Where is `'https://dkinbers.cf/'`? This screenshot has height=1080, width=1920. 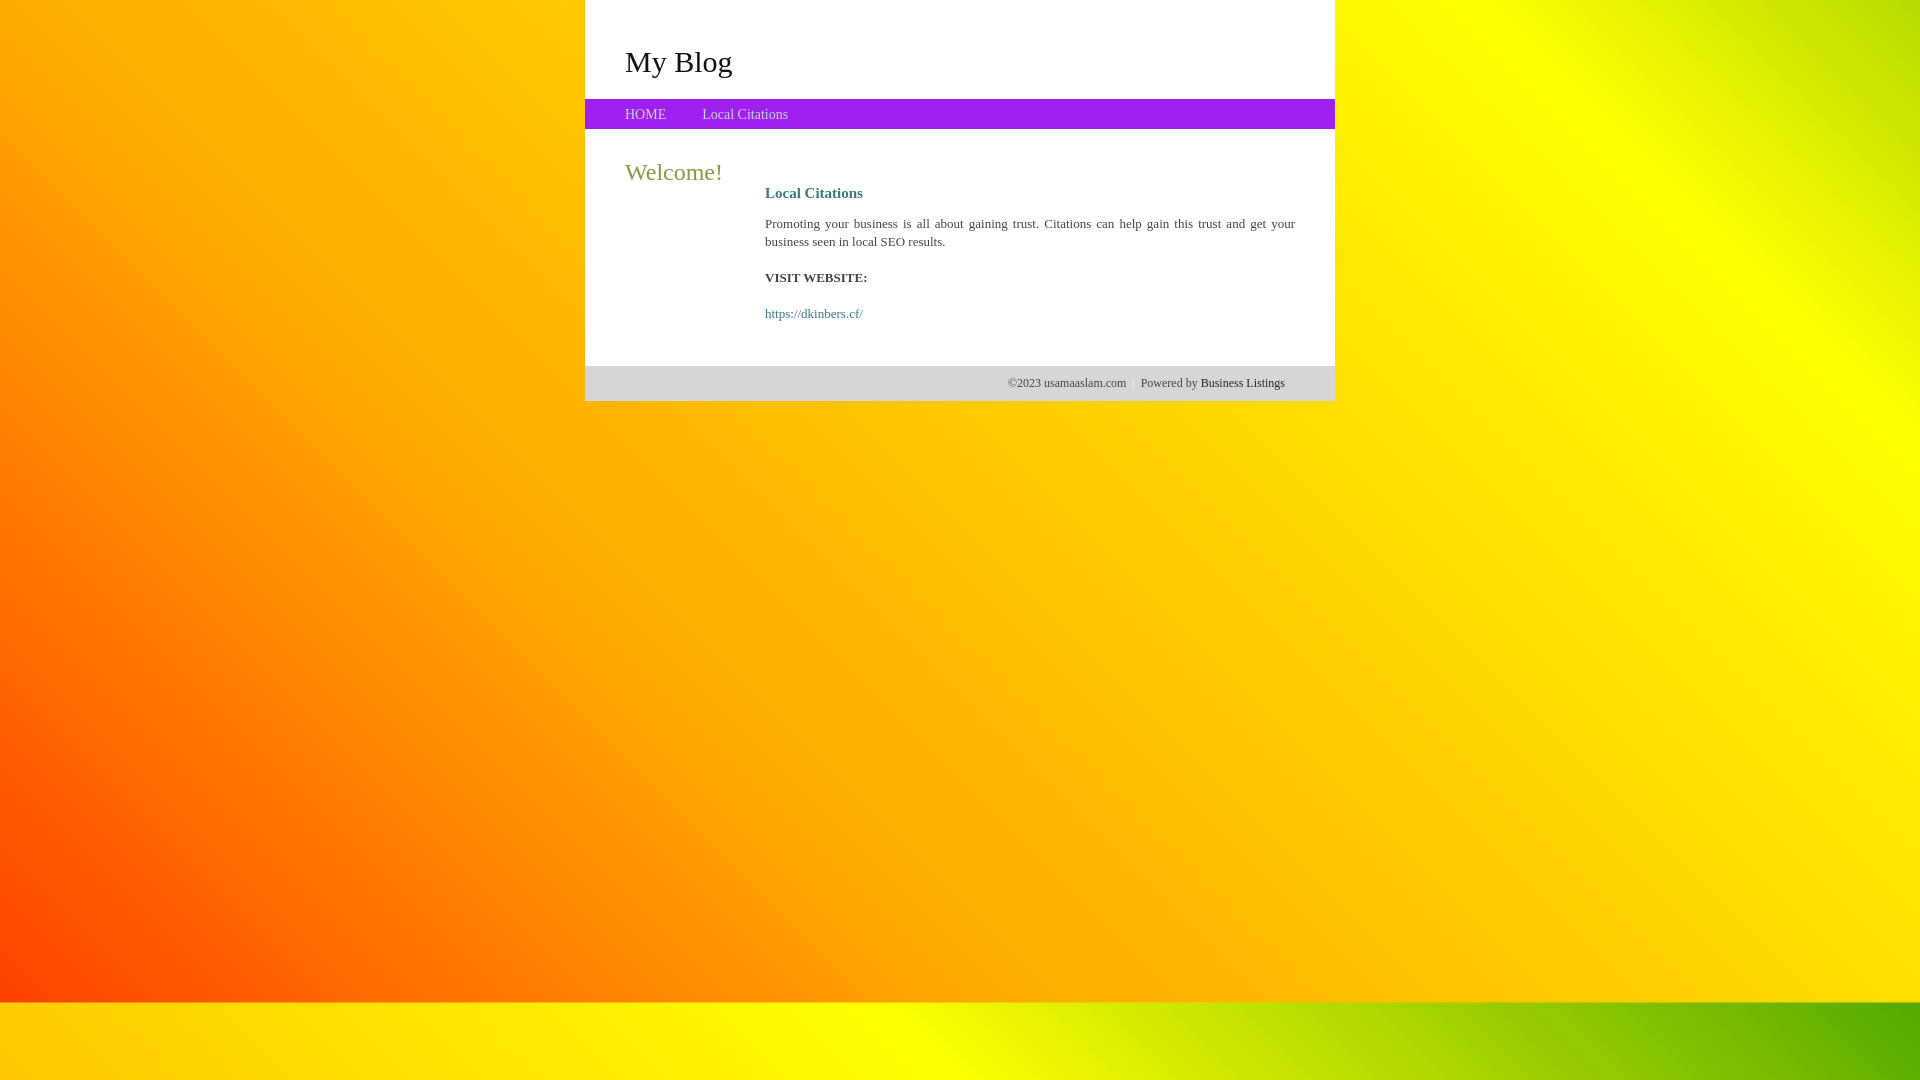
'https://dkinbers.cf/' is located at coordinates (814, 313).